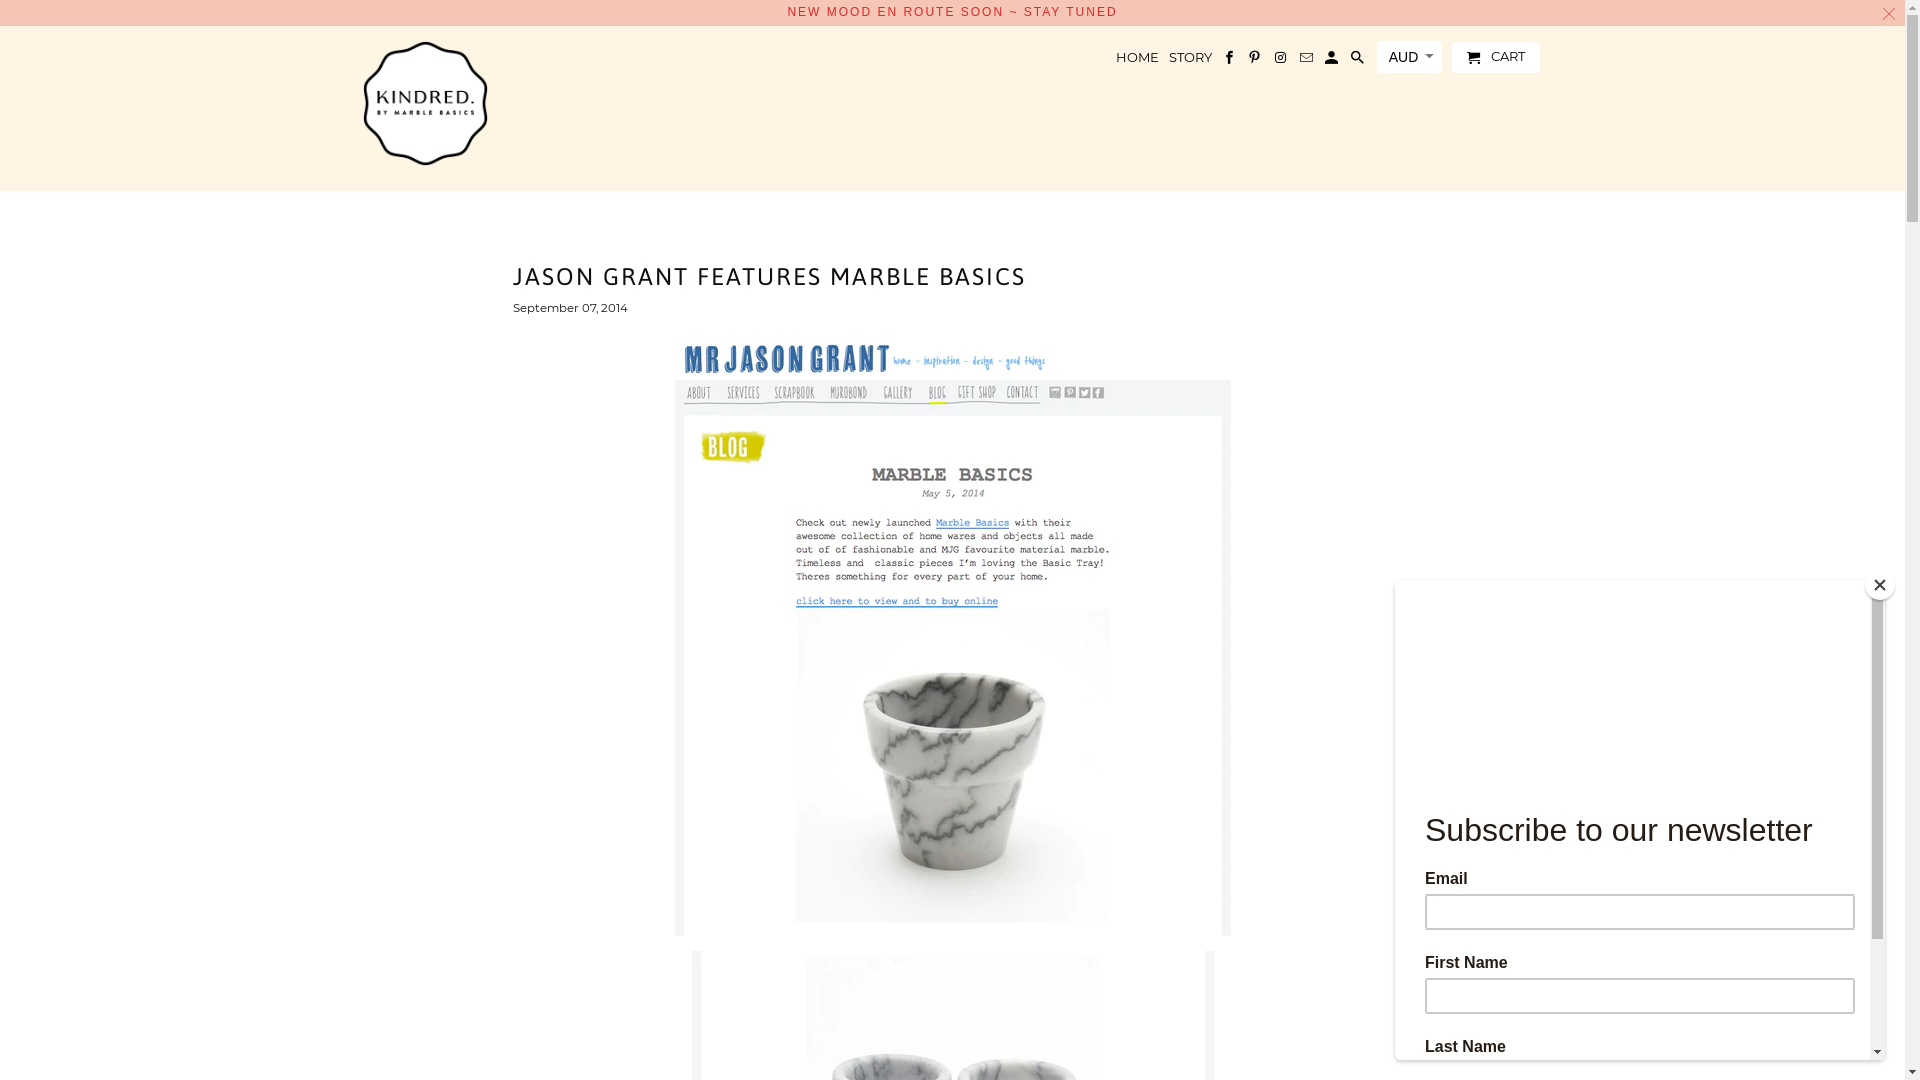 The image size is (1920, 1080). I want to click on 'Search', so click(1358, 60).